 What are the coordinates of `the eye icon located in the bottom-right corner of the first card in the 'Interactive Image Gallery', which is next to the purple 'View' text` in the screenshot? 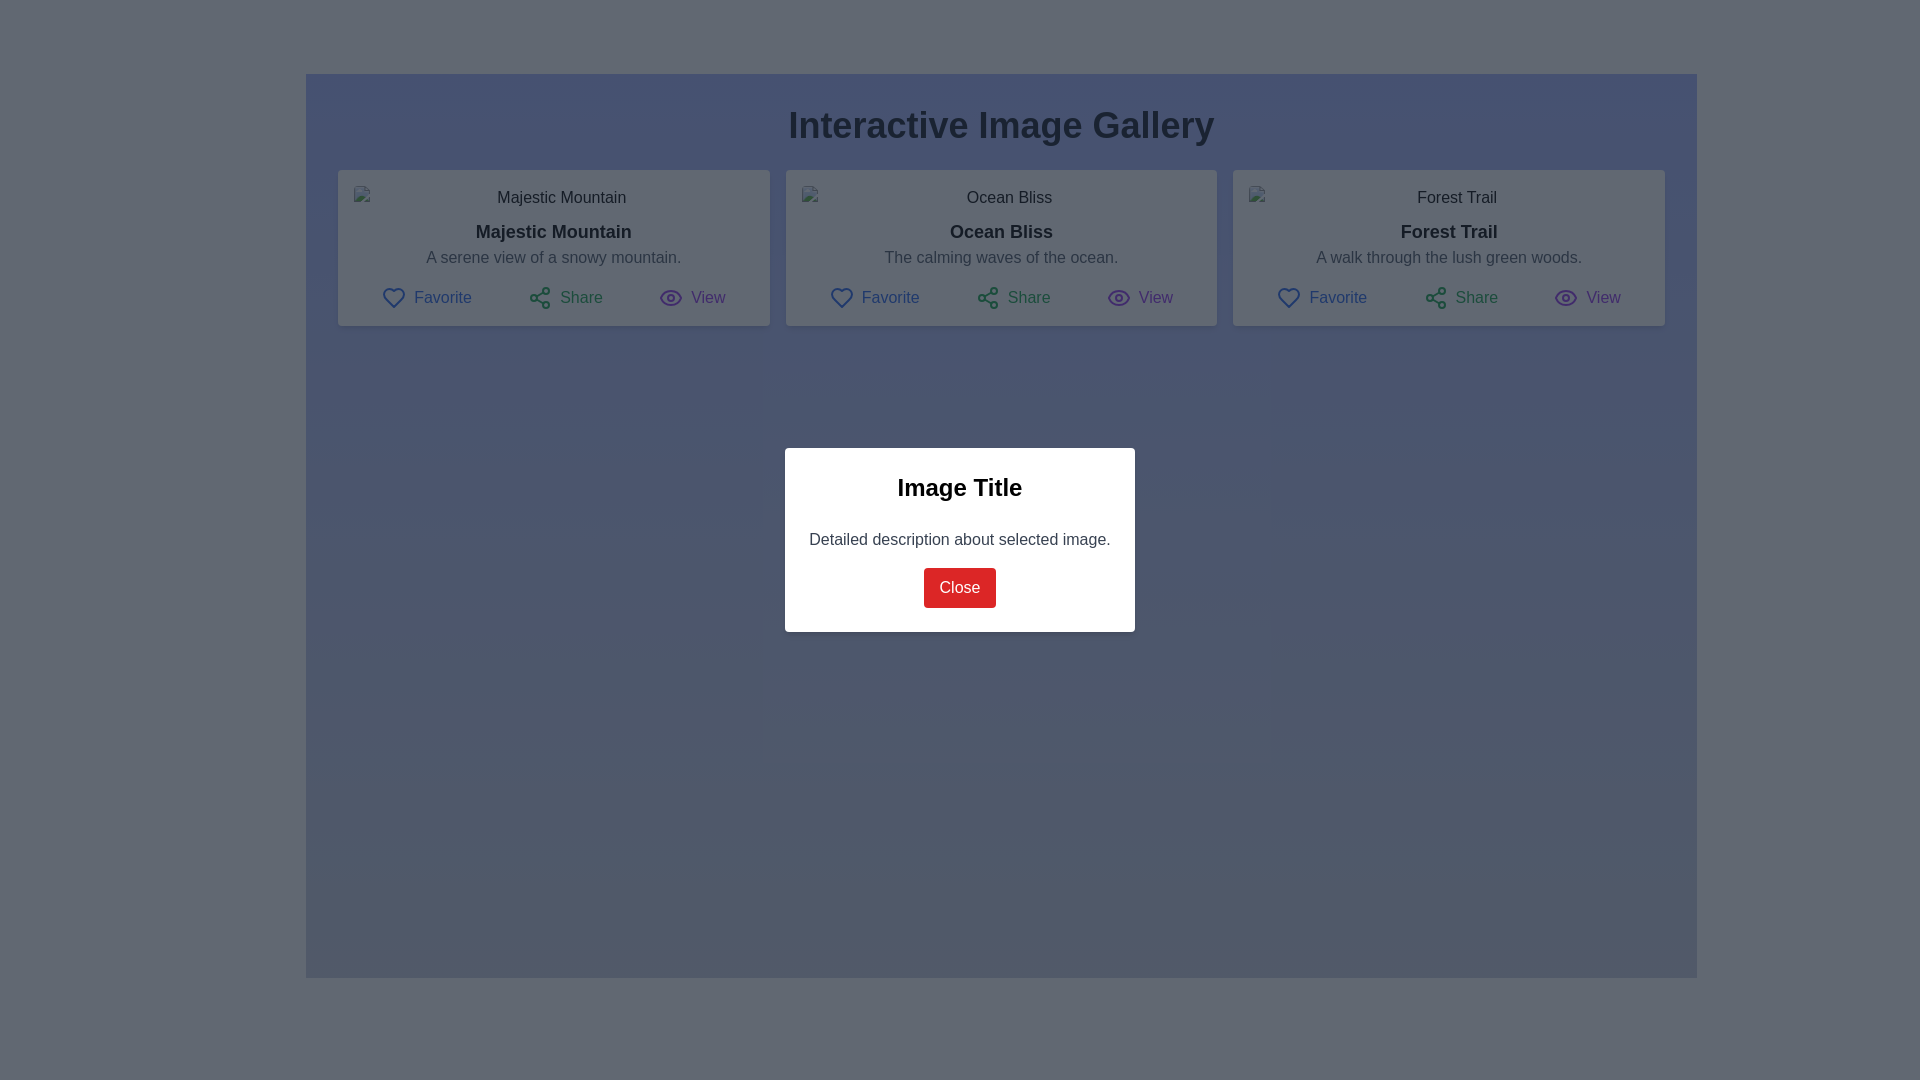 It's located at (671, 297).